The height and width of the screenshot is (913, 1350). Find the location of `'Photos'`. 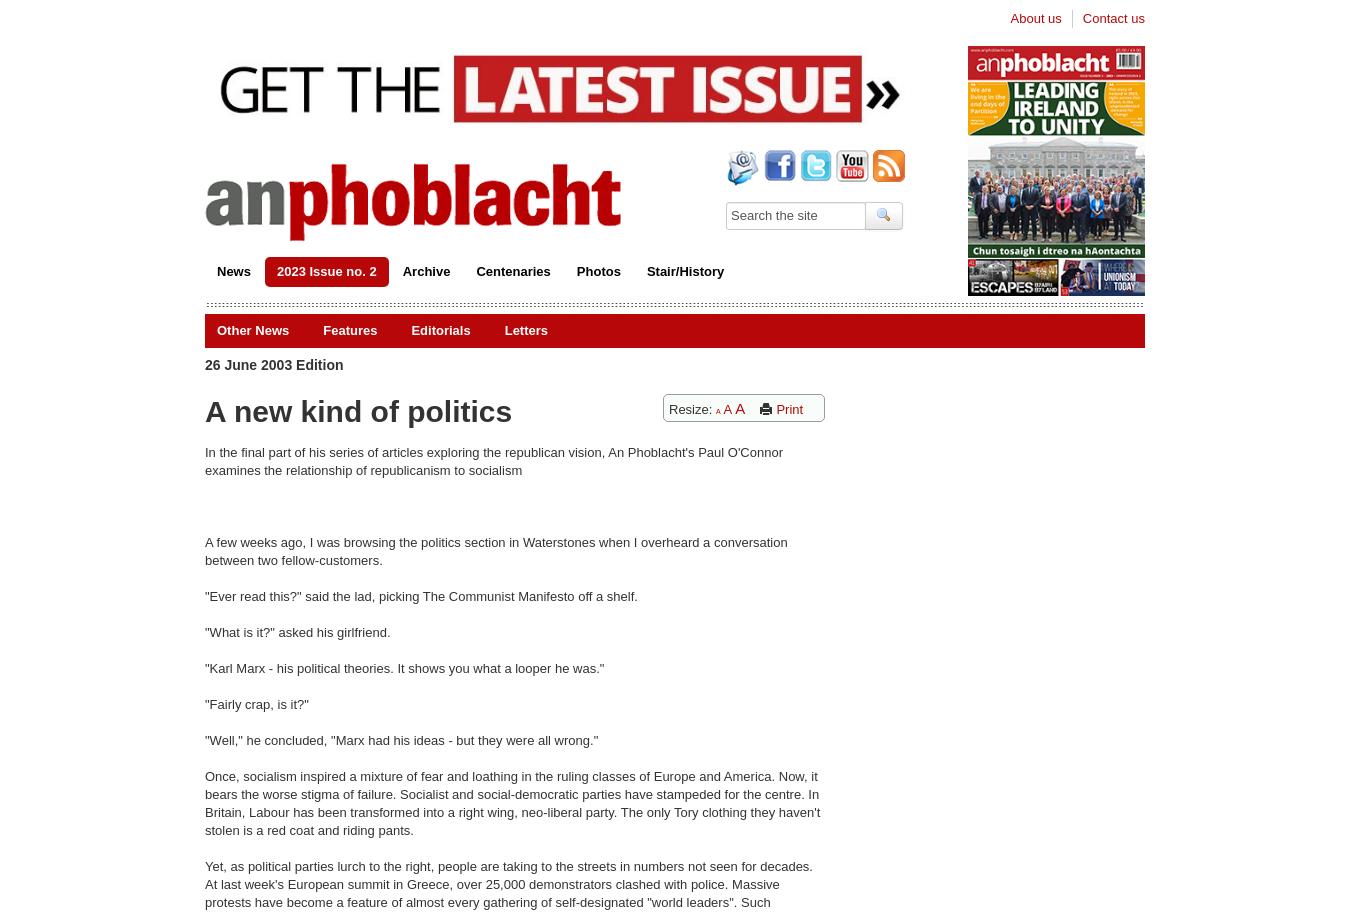

'Photos' is located at coordinates (598, 270).